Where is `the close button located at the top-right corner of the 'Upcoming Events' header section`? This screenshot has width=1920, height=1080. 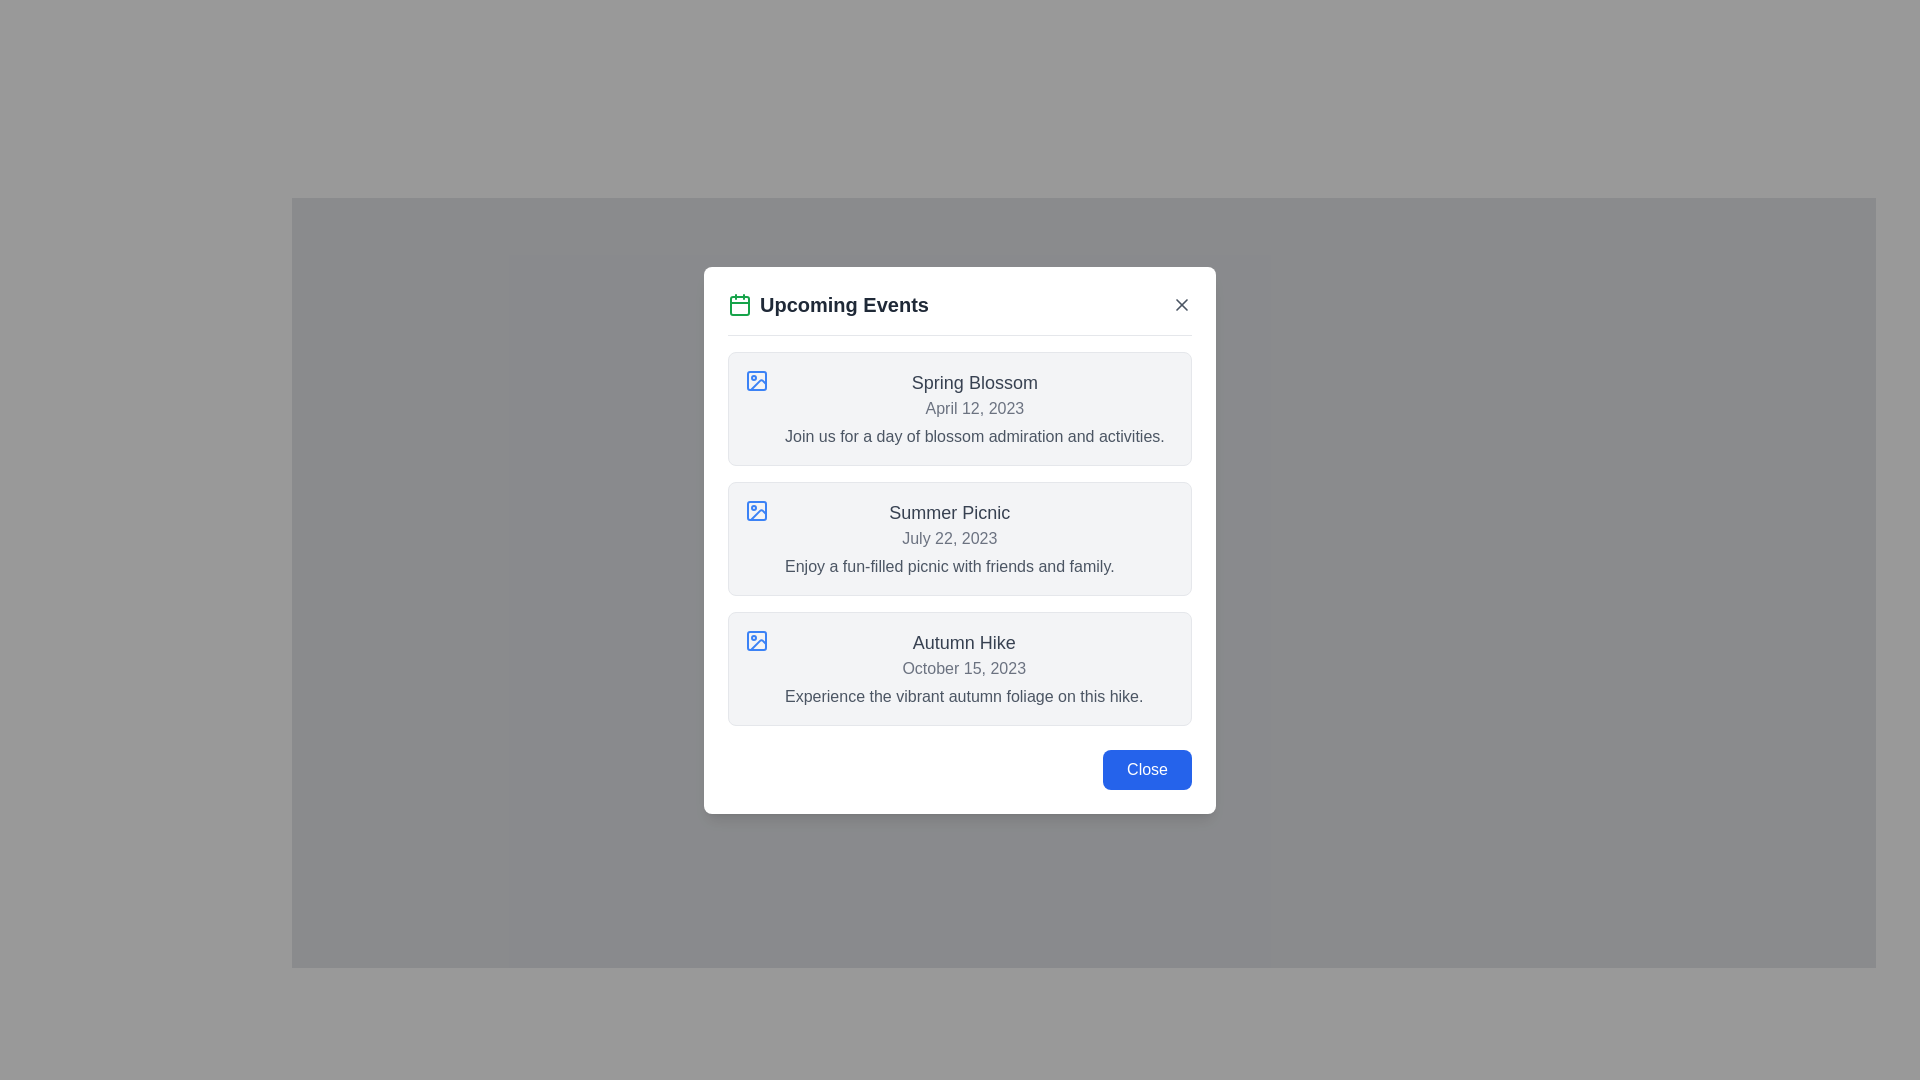 the close button located at the top-right corner of the 'Upcoming Events' header section is located at coordinates (1181, 304).